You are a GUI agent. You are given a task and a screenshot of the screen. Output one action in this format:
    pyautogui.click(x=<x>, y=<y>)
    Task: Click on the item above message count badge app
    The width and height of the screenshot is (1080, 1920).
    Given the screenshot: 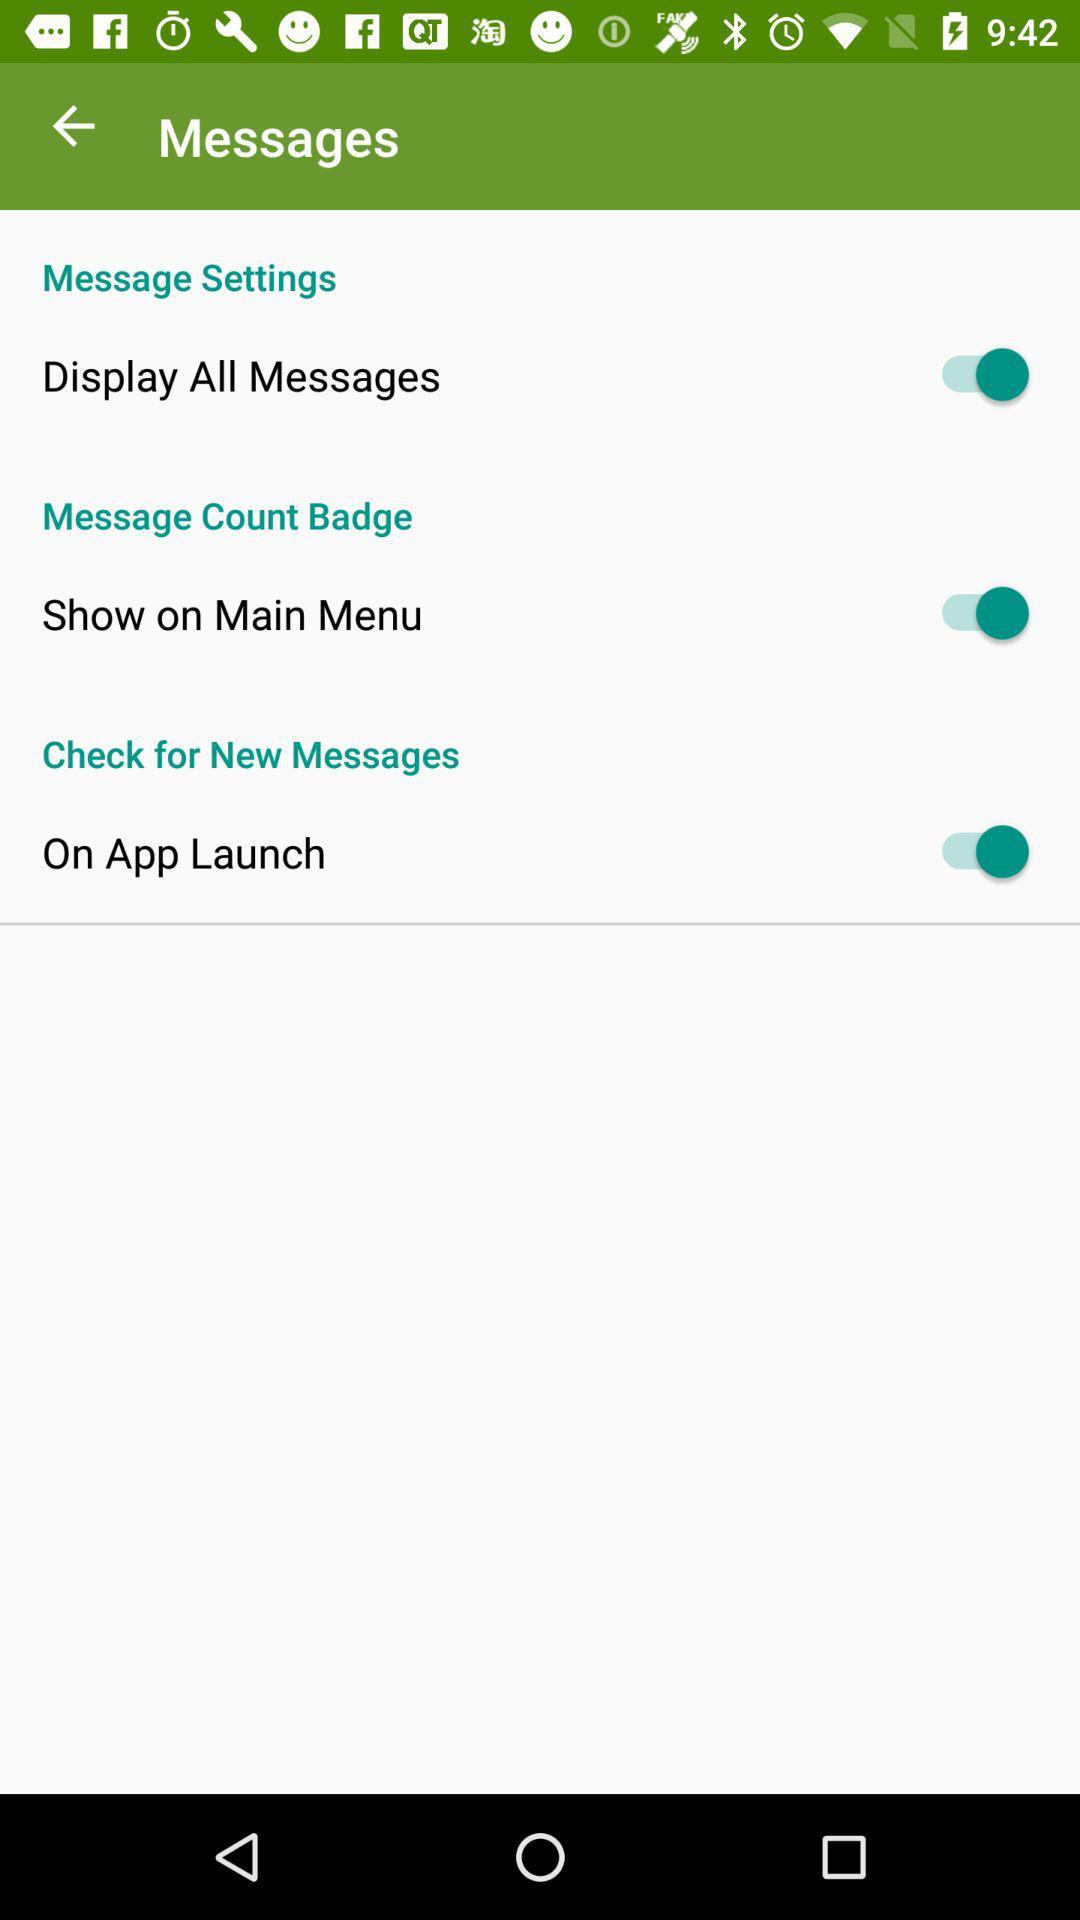 What is the action you would take?
    pyautogui.click(x=240, y=374)
    